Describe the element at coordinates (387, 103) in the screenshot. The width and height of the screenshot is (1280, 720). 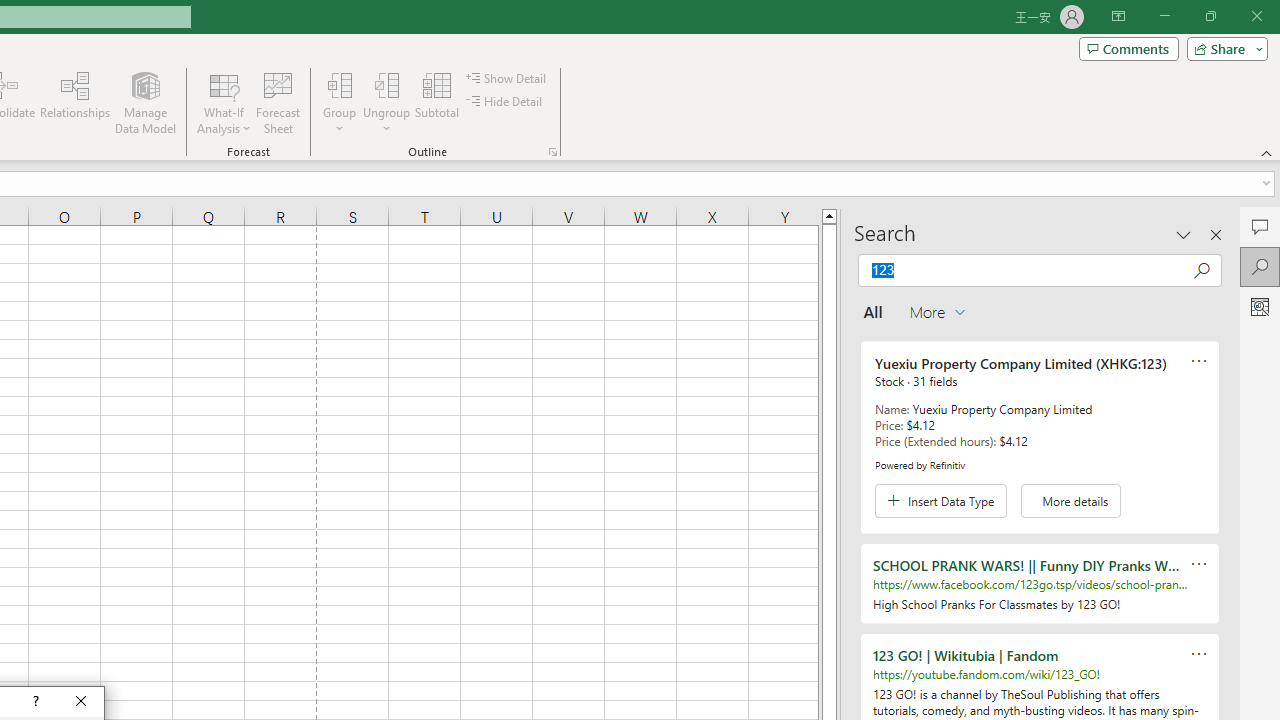
I see `'Ungroup...'` at that location.